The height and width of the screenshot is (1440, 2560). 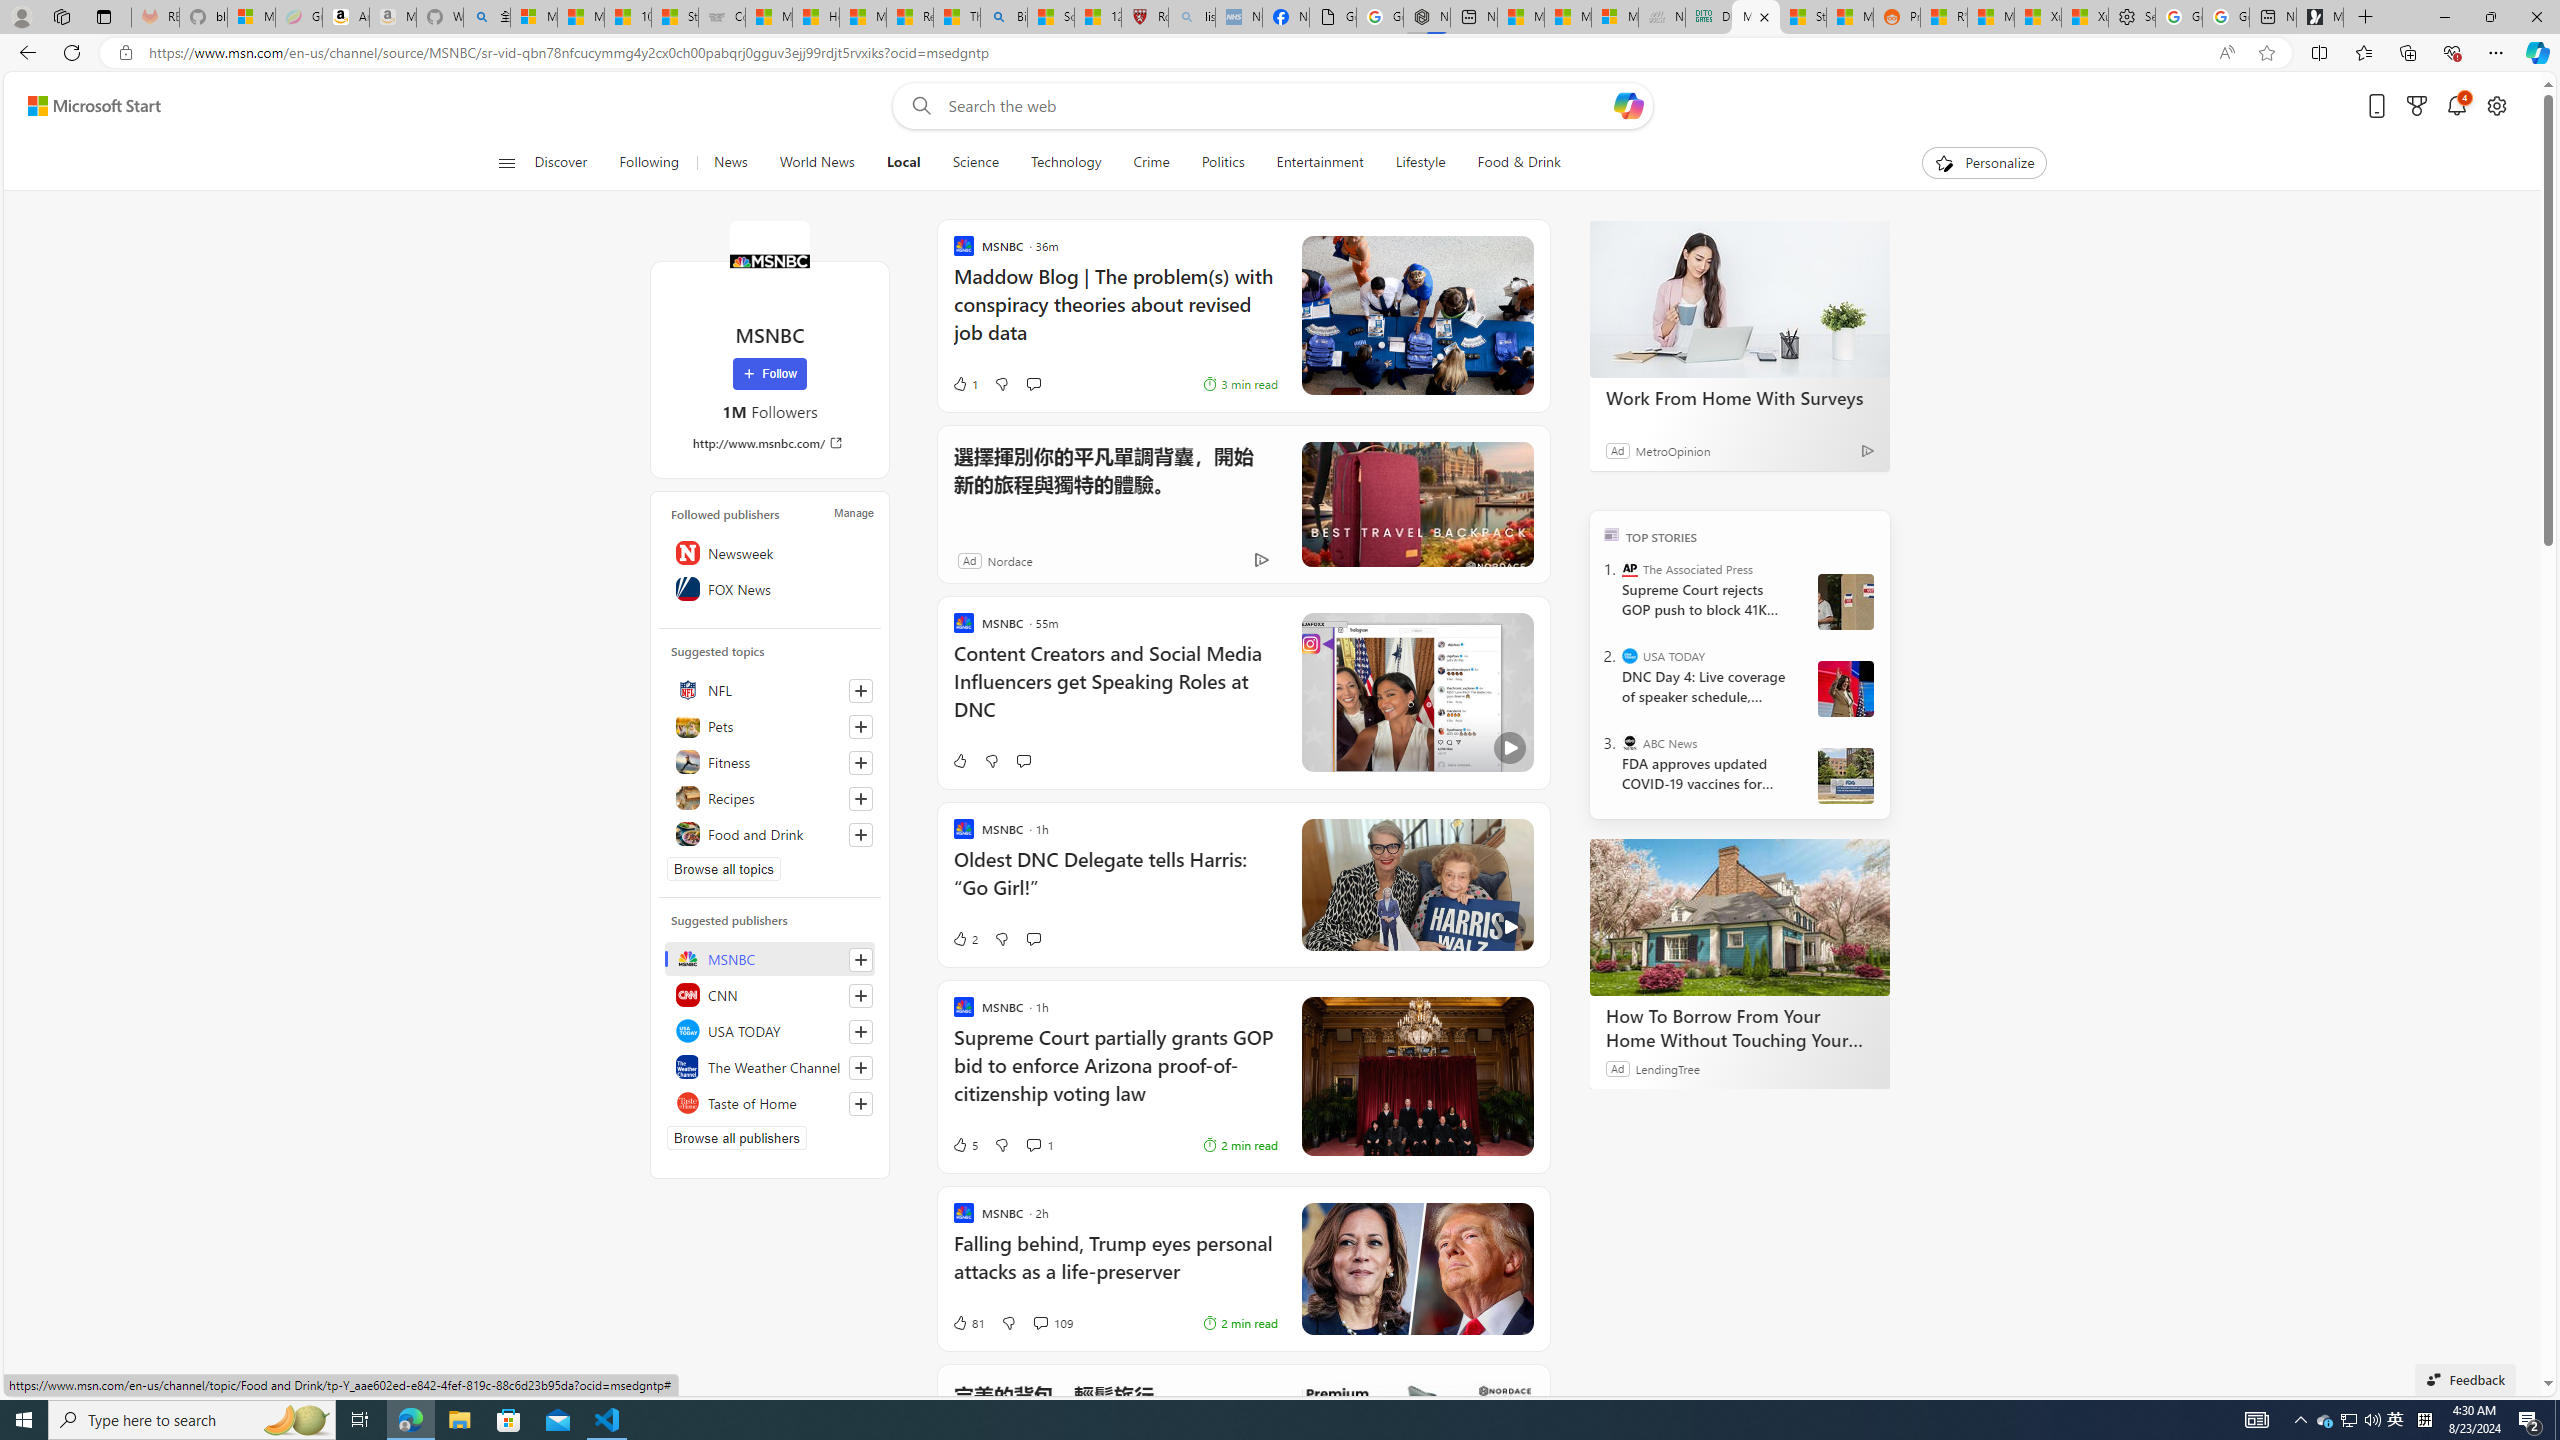 I want to click on 'Follow this topic', so click(x=860, y=834).